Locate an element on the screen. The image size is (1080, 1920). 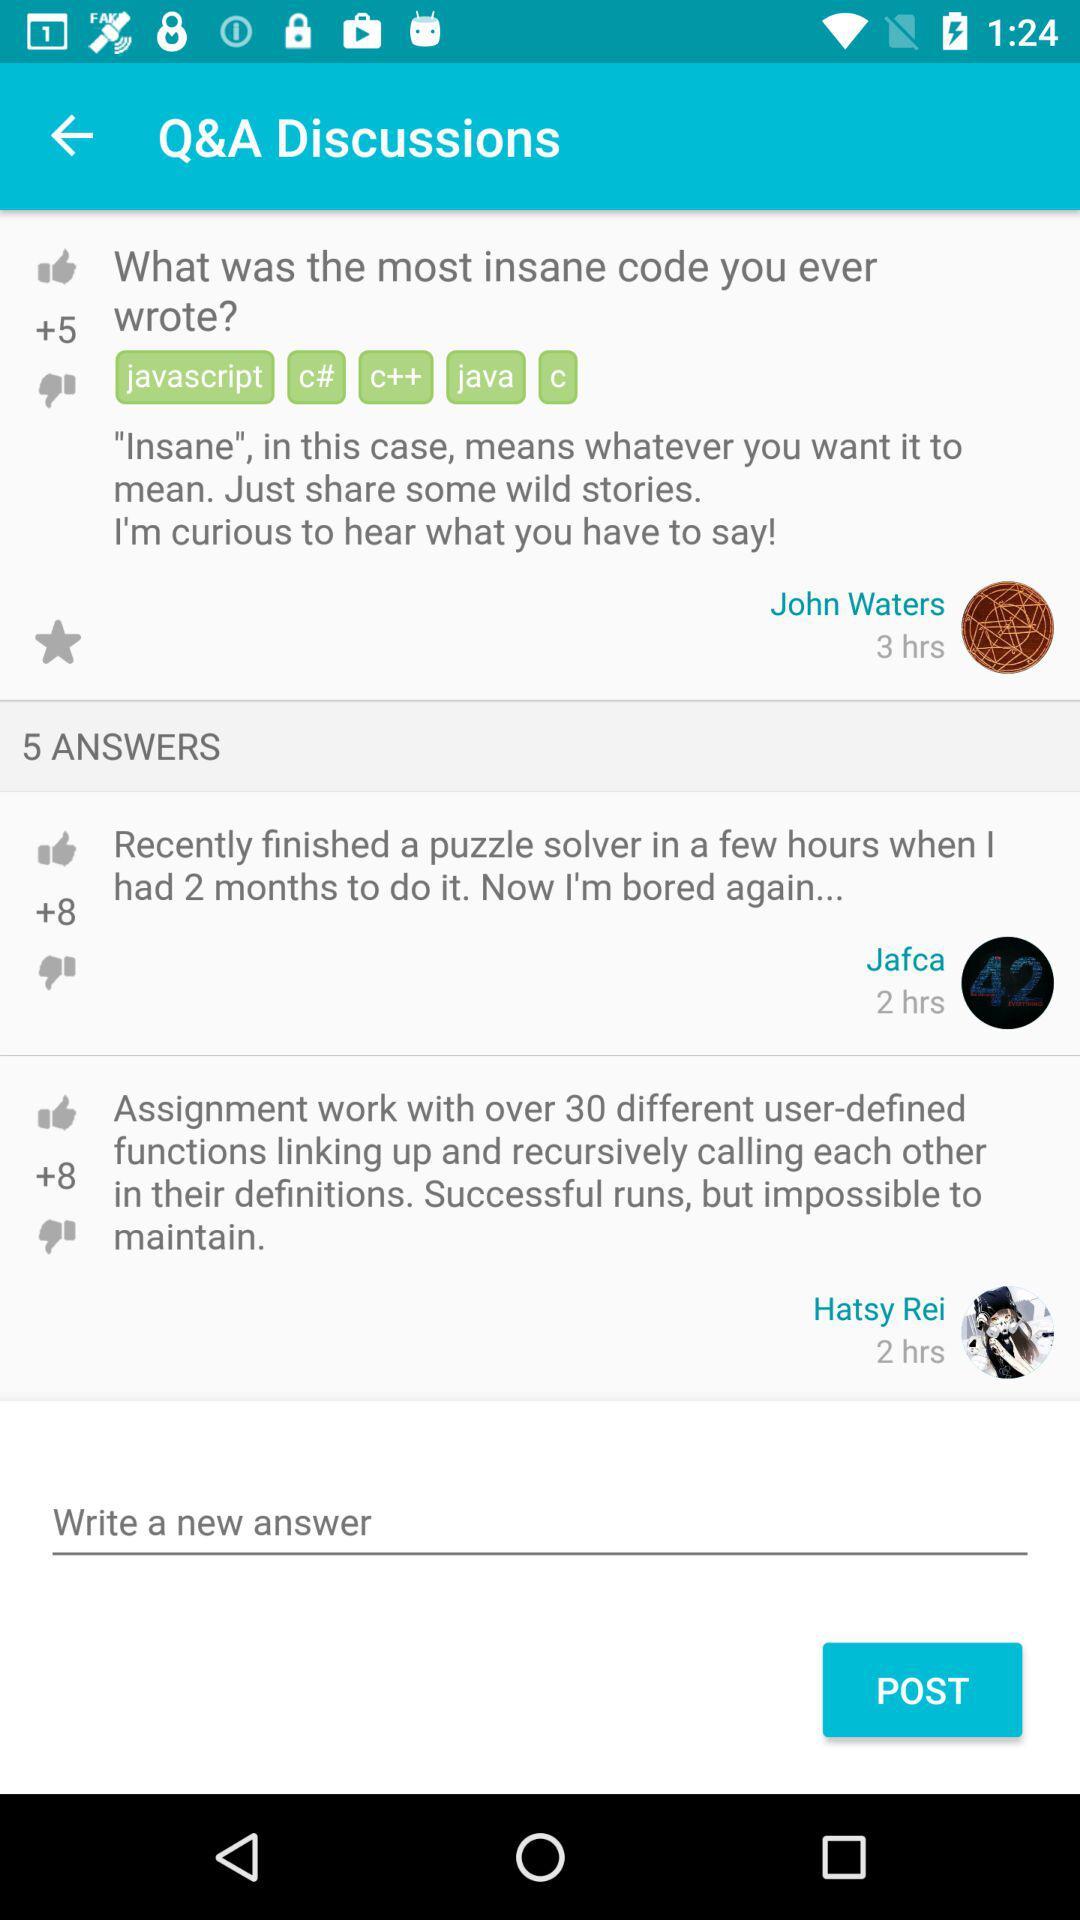
the button java on the web page is located at coordinates (489, 381).